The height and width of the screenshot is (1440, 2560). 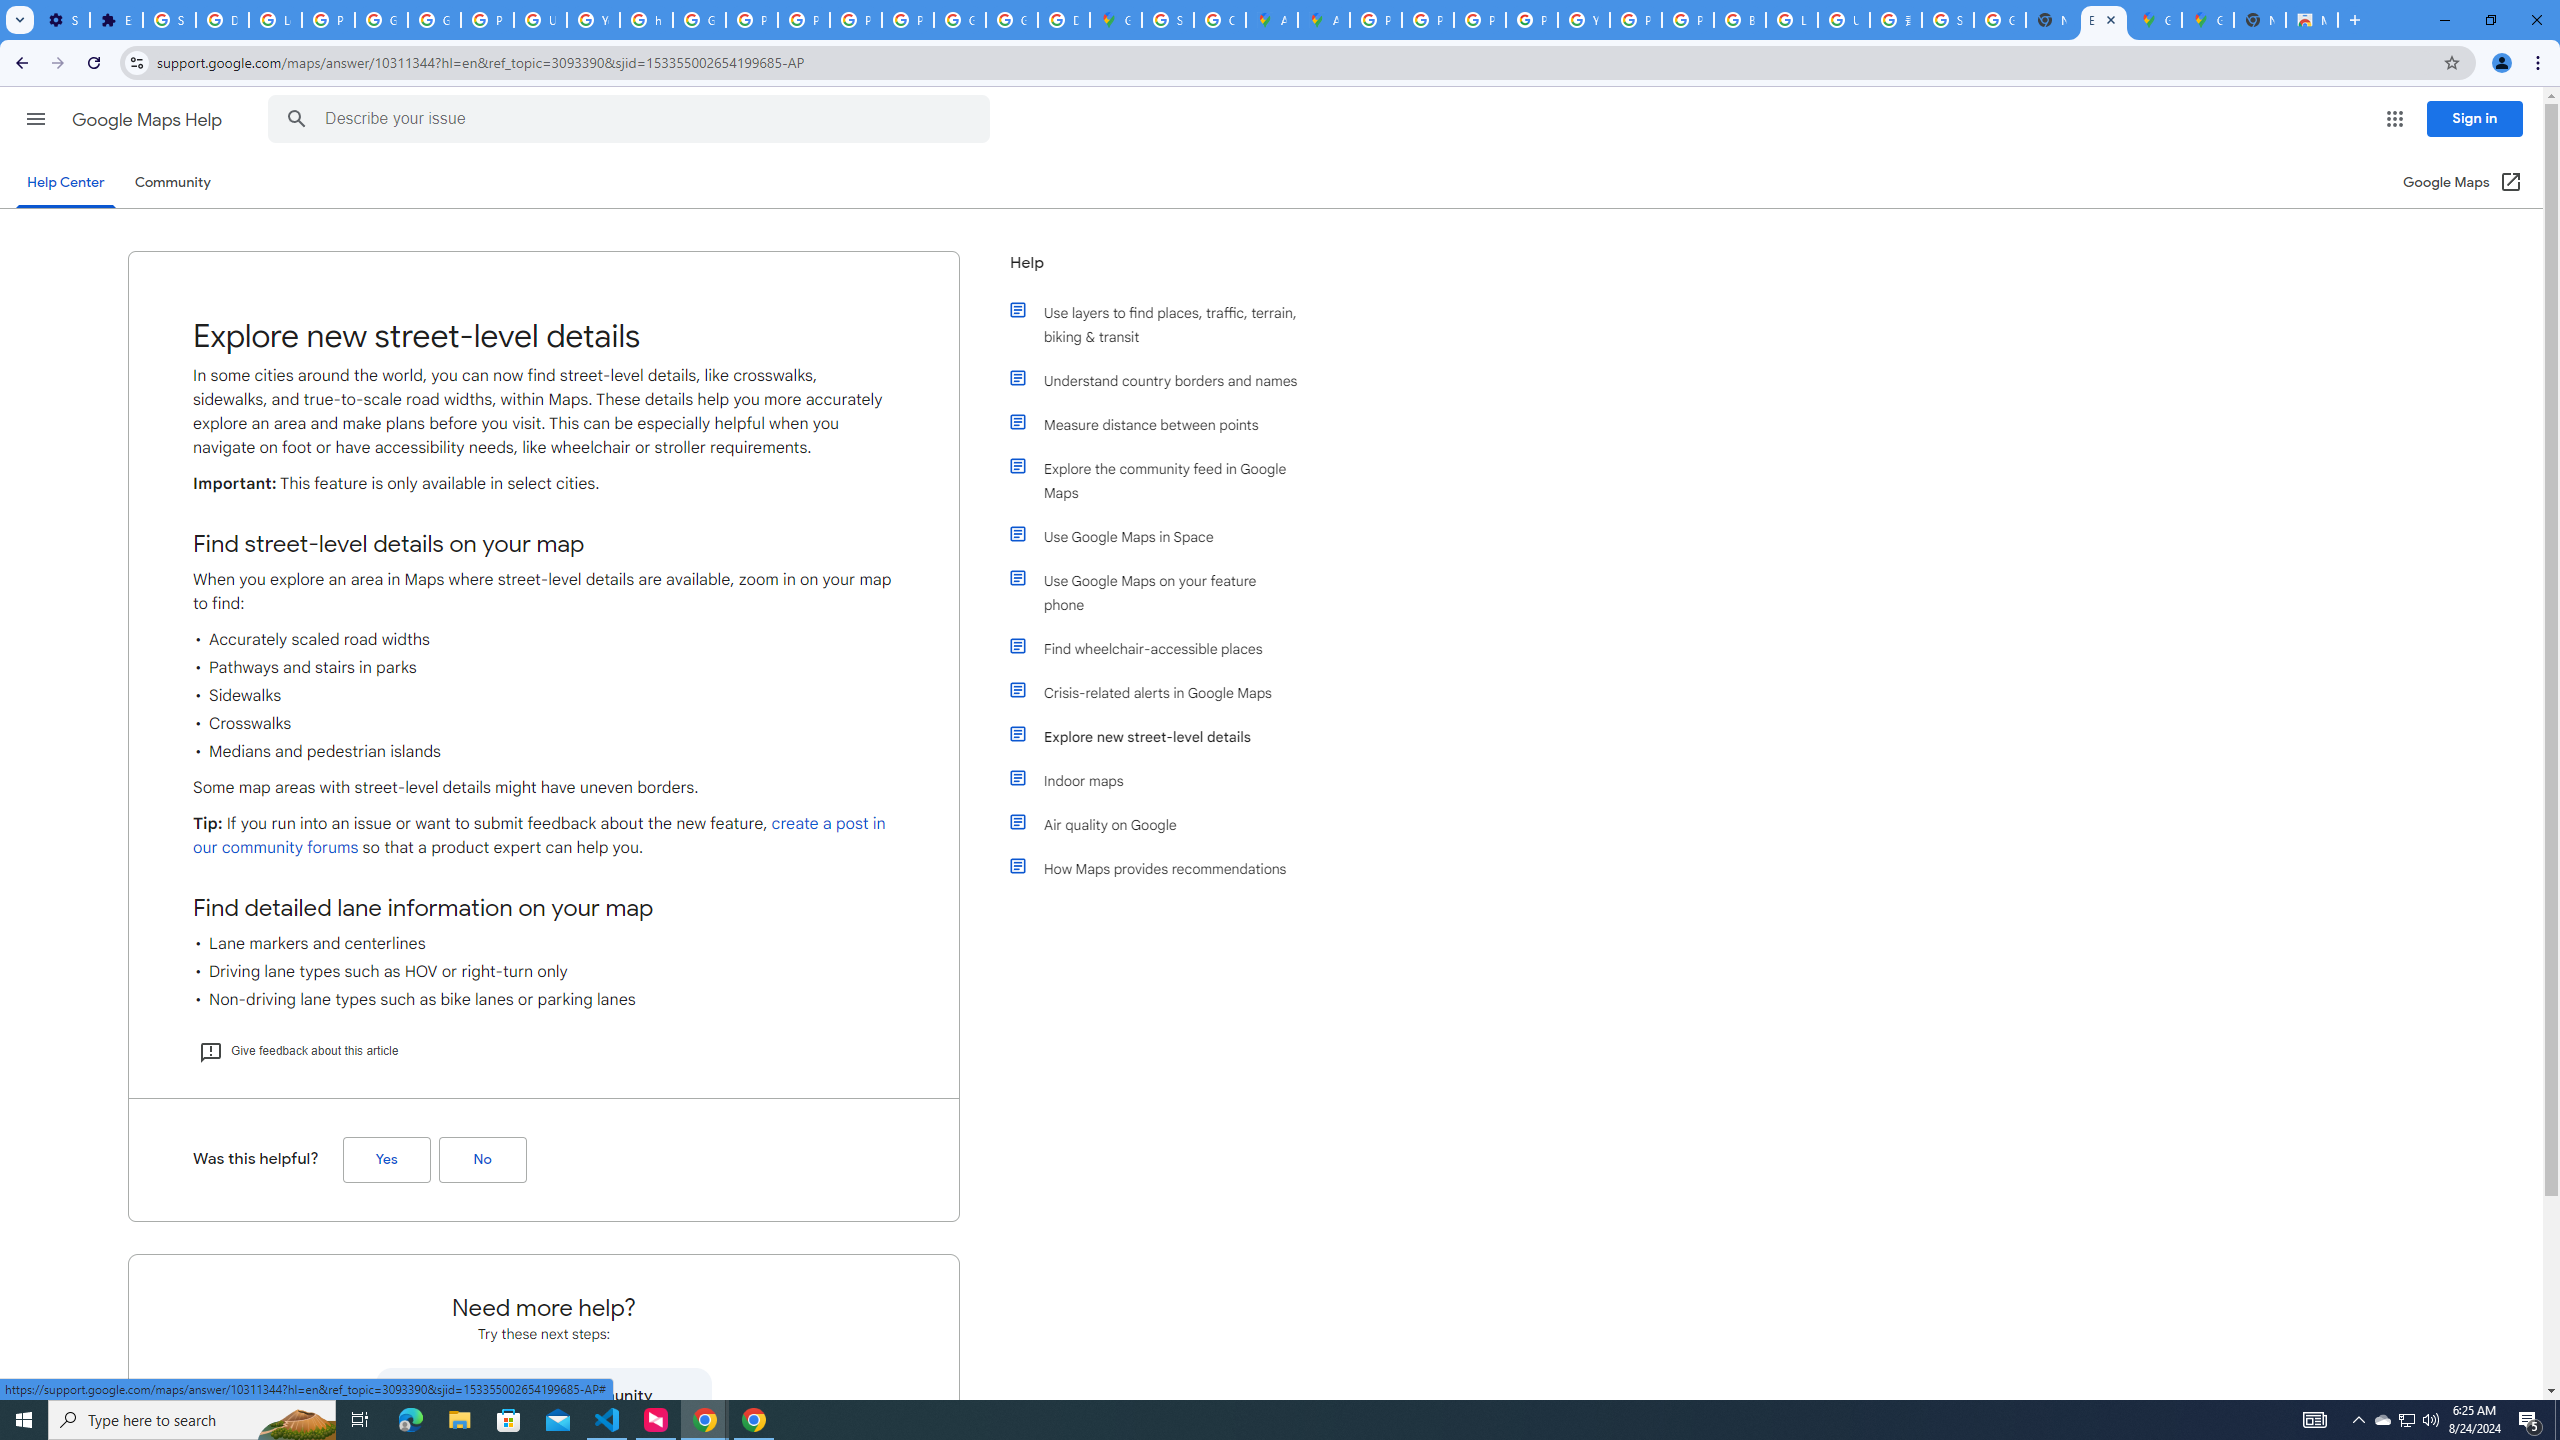 What do you see at coordinates (1162, 736) in the screenshot?
I see `'Explore new street-level details'` at bounding box center [1162, 736].